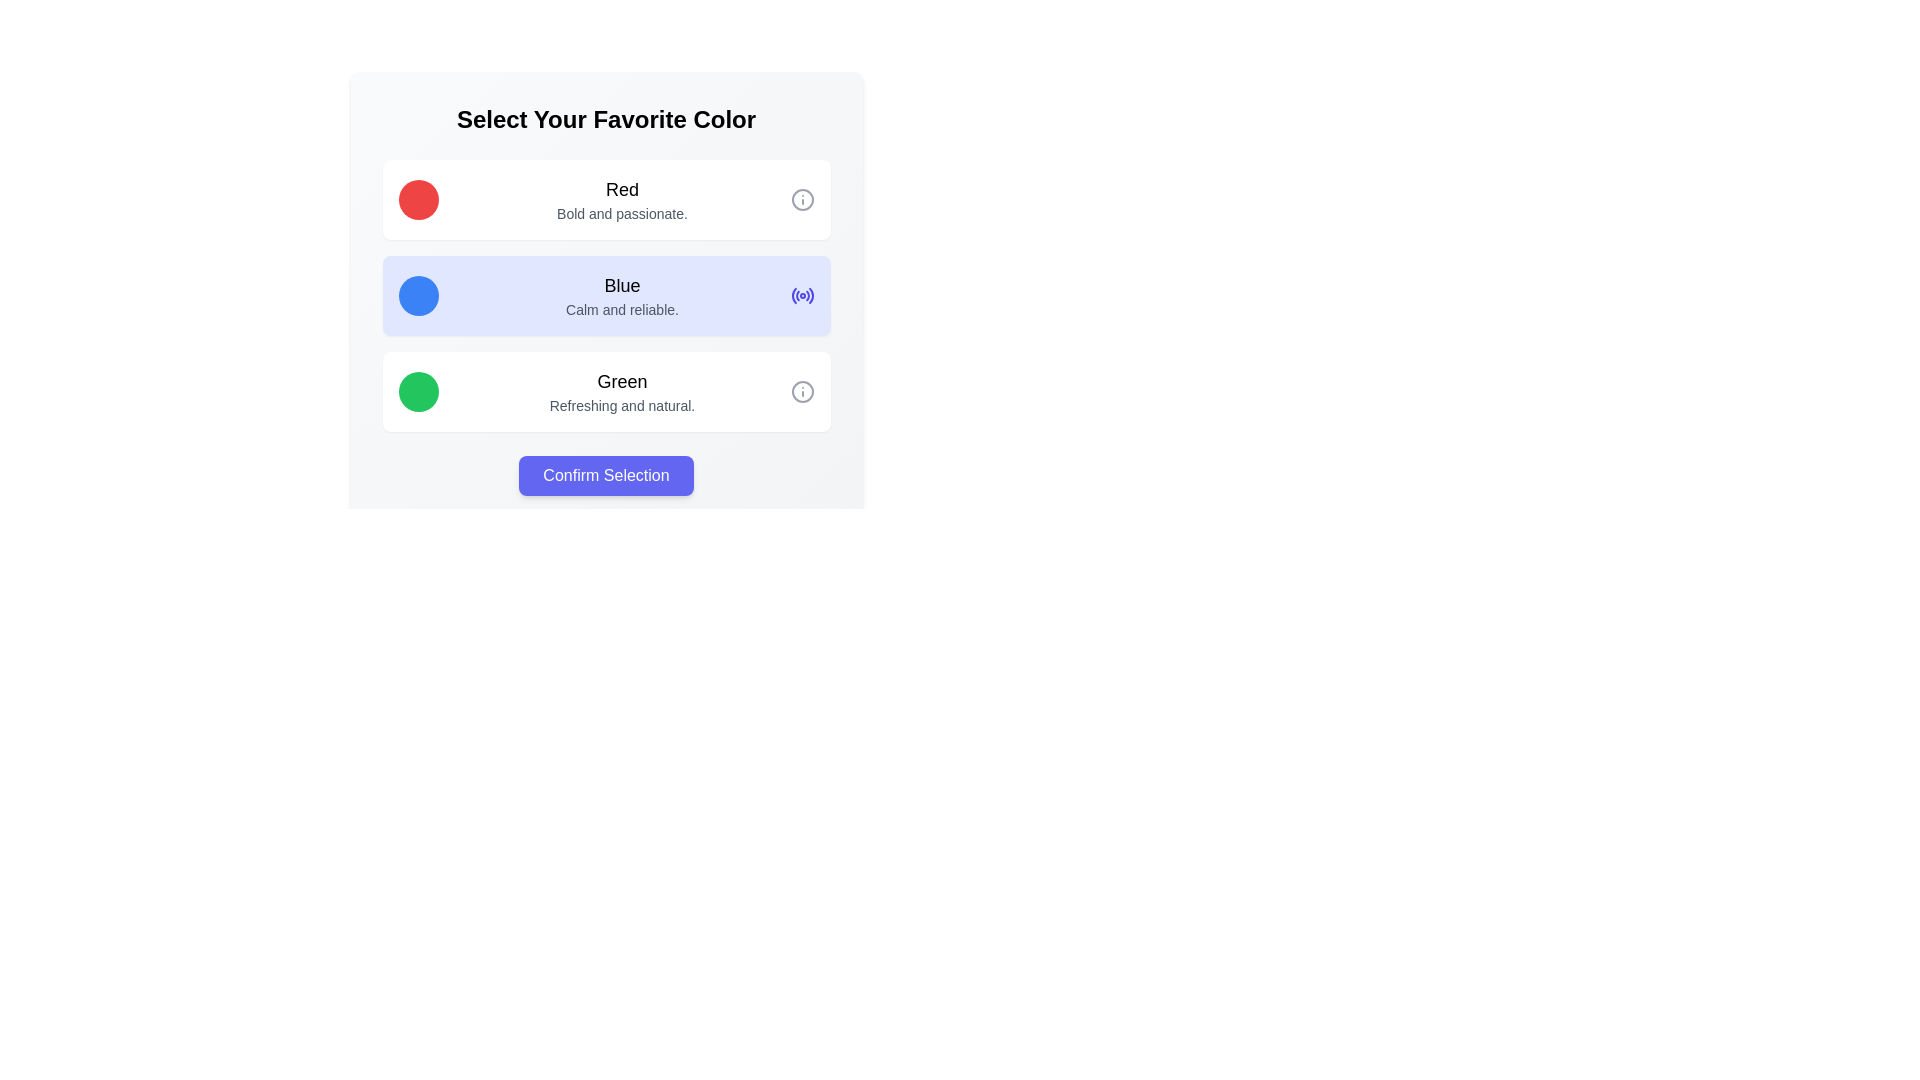 Image resolution: width=1920 pixels, height=1080 pixels. What do you see at coordinates (802, 392) in the screenshot?
I see `the SVG Circle element which serves as a graphical indicator within the interactive options for the text block labeled 'Green.'` at bounding box center [802, 392].